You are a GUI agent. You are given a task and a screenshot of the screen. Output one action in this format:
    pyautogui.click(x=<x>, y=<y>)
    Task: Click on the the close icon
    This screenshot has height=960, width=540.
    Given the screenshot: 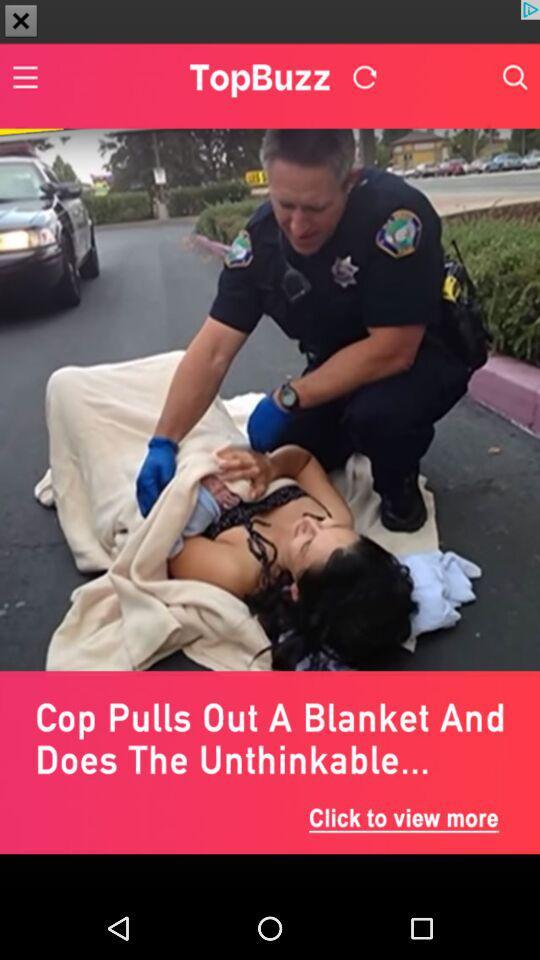 What is the action you would take?
    pyautogui.click(x=20, y=21)
    